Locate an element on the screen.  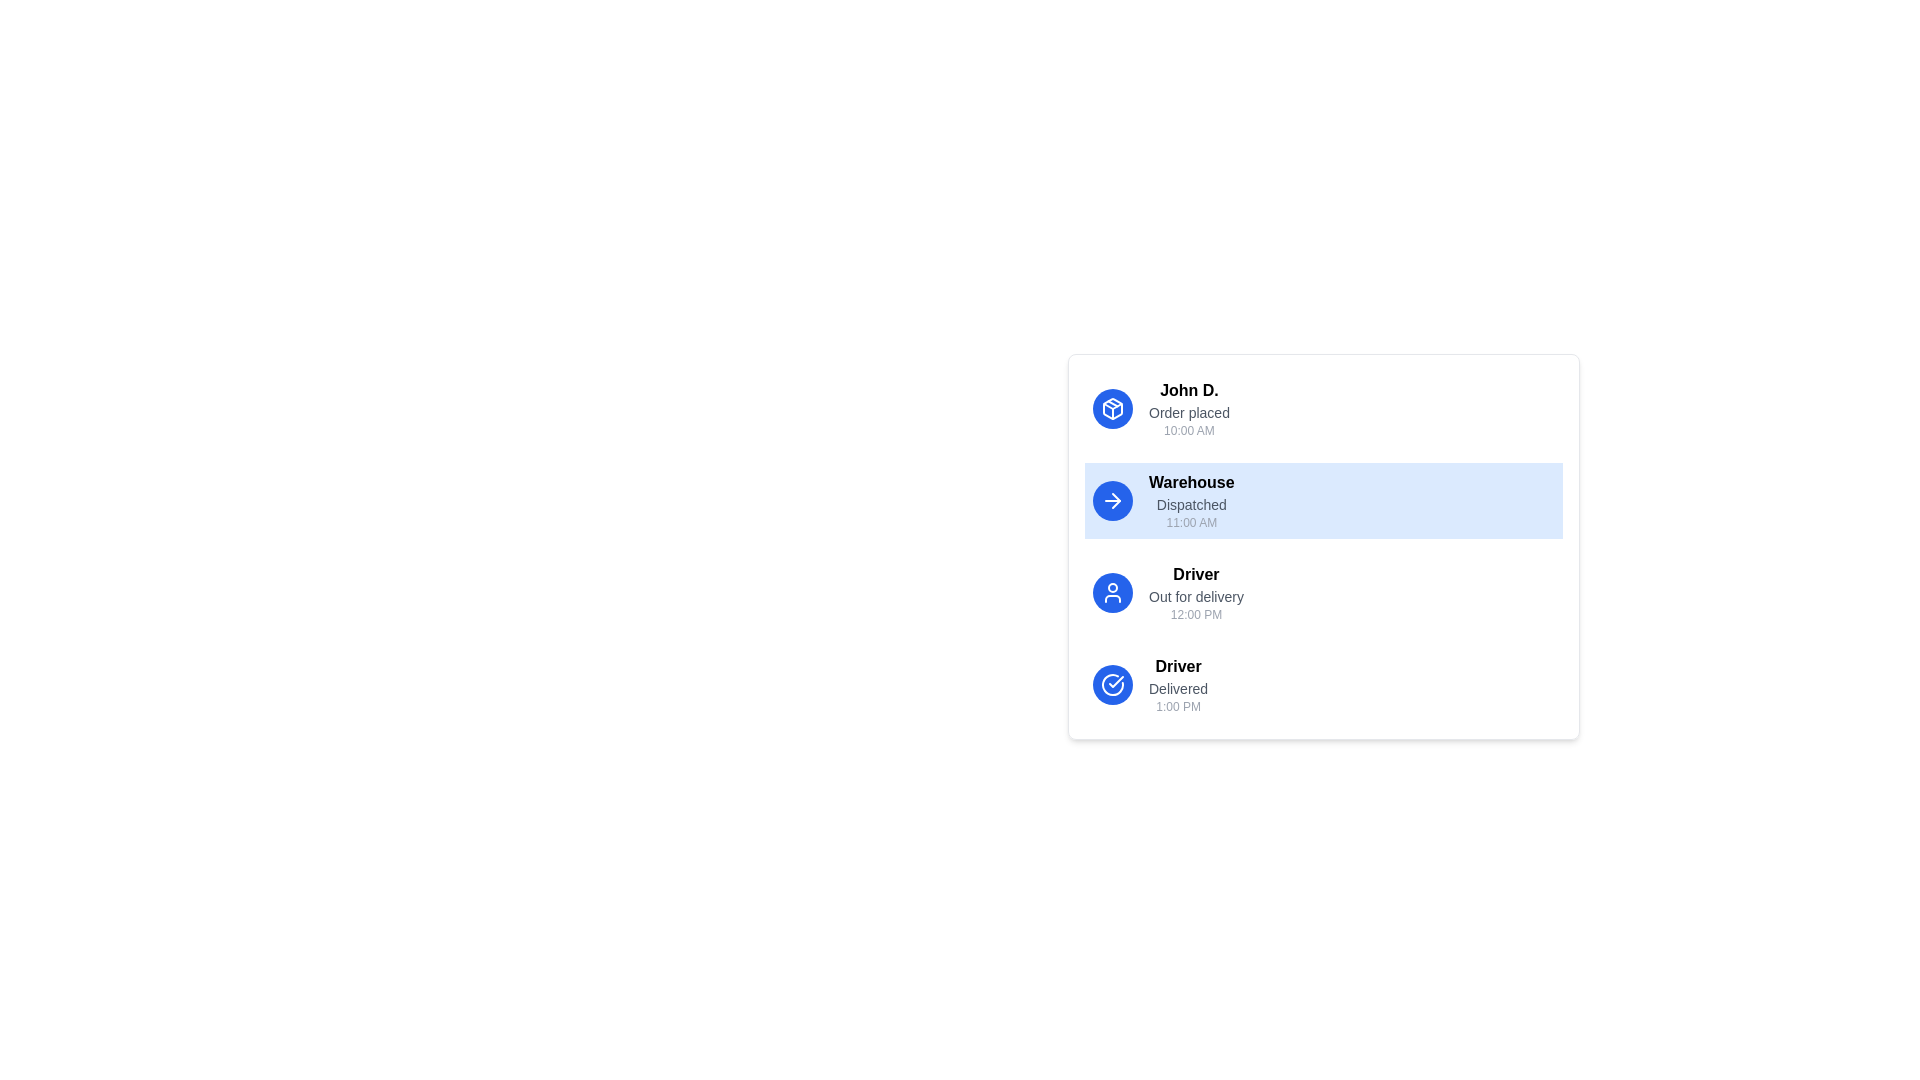
the Text block displaying the status update for 'Warehouse' with status 'Dispatched' is located at coordinates (1191, 500).